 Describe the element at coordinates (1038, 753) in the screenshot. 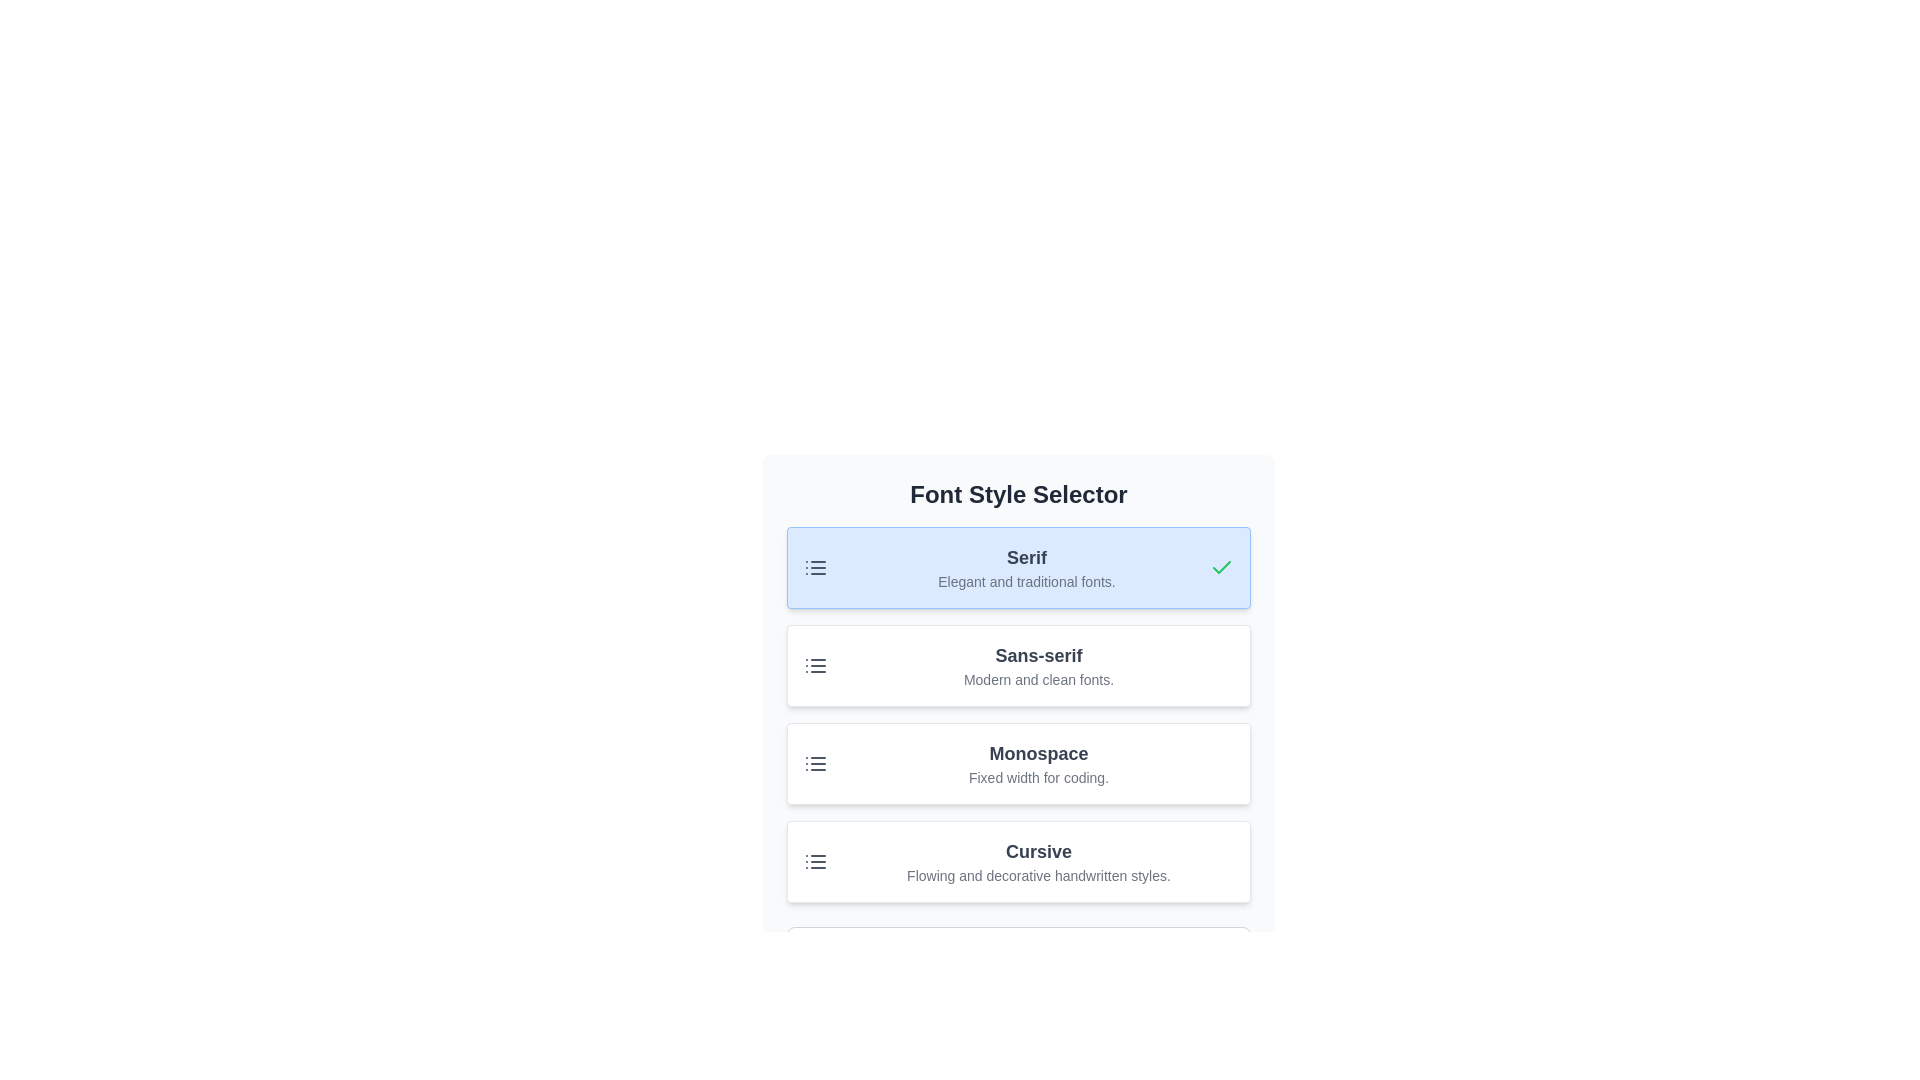

I see `the 'Monospace' text label, which is displayed in bold gray font and represents a selectable font style option` at that location.